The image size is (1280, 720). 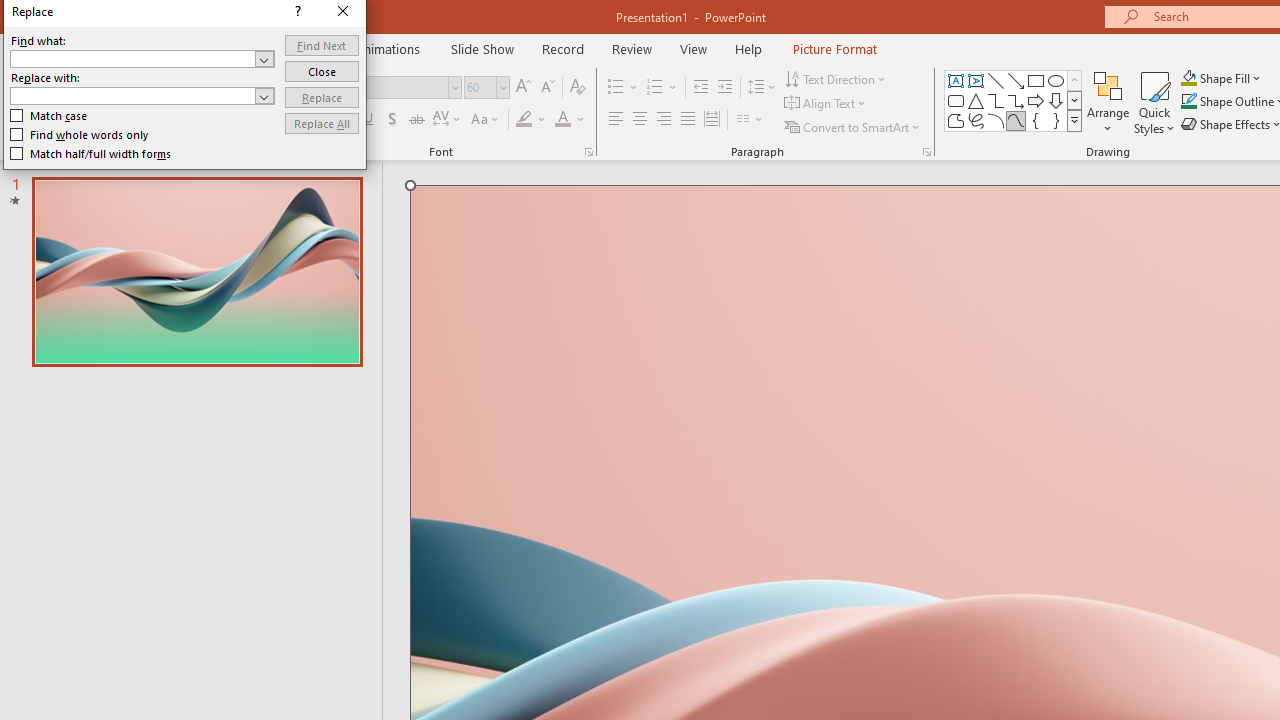 What do you see at coordinates (663, 119) in the screenshot?
I see `'Align Right'` at bounding box center [663, 119].